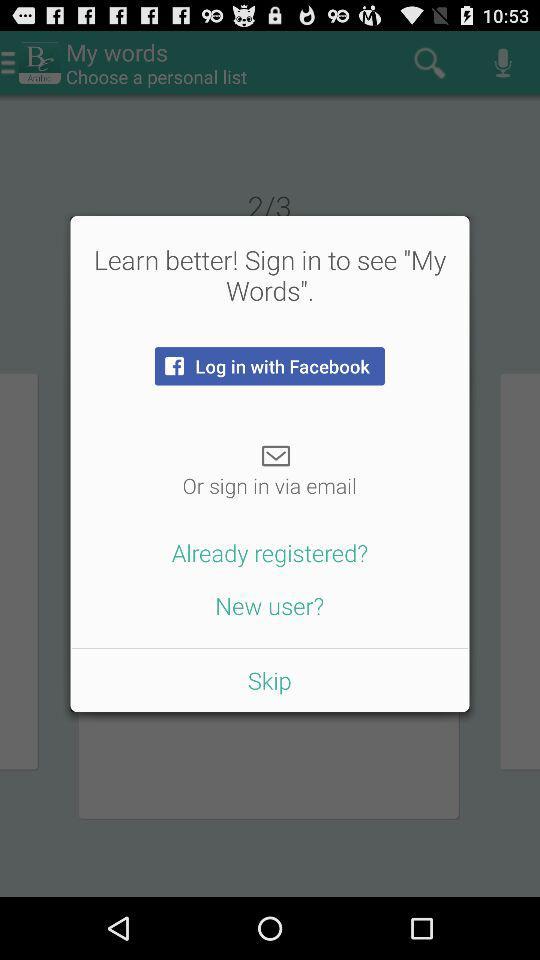 This screenshot has width=540, height=960. I want to click on the log in with, so click(269, 365).